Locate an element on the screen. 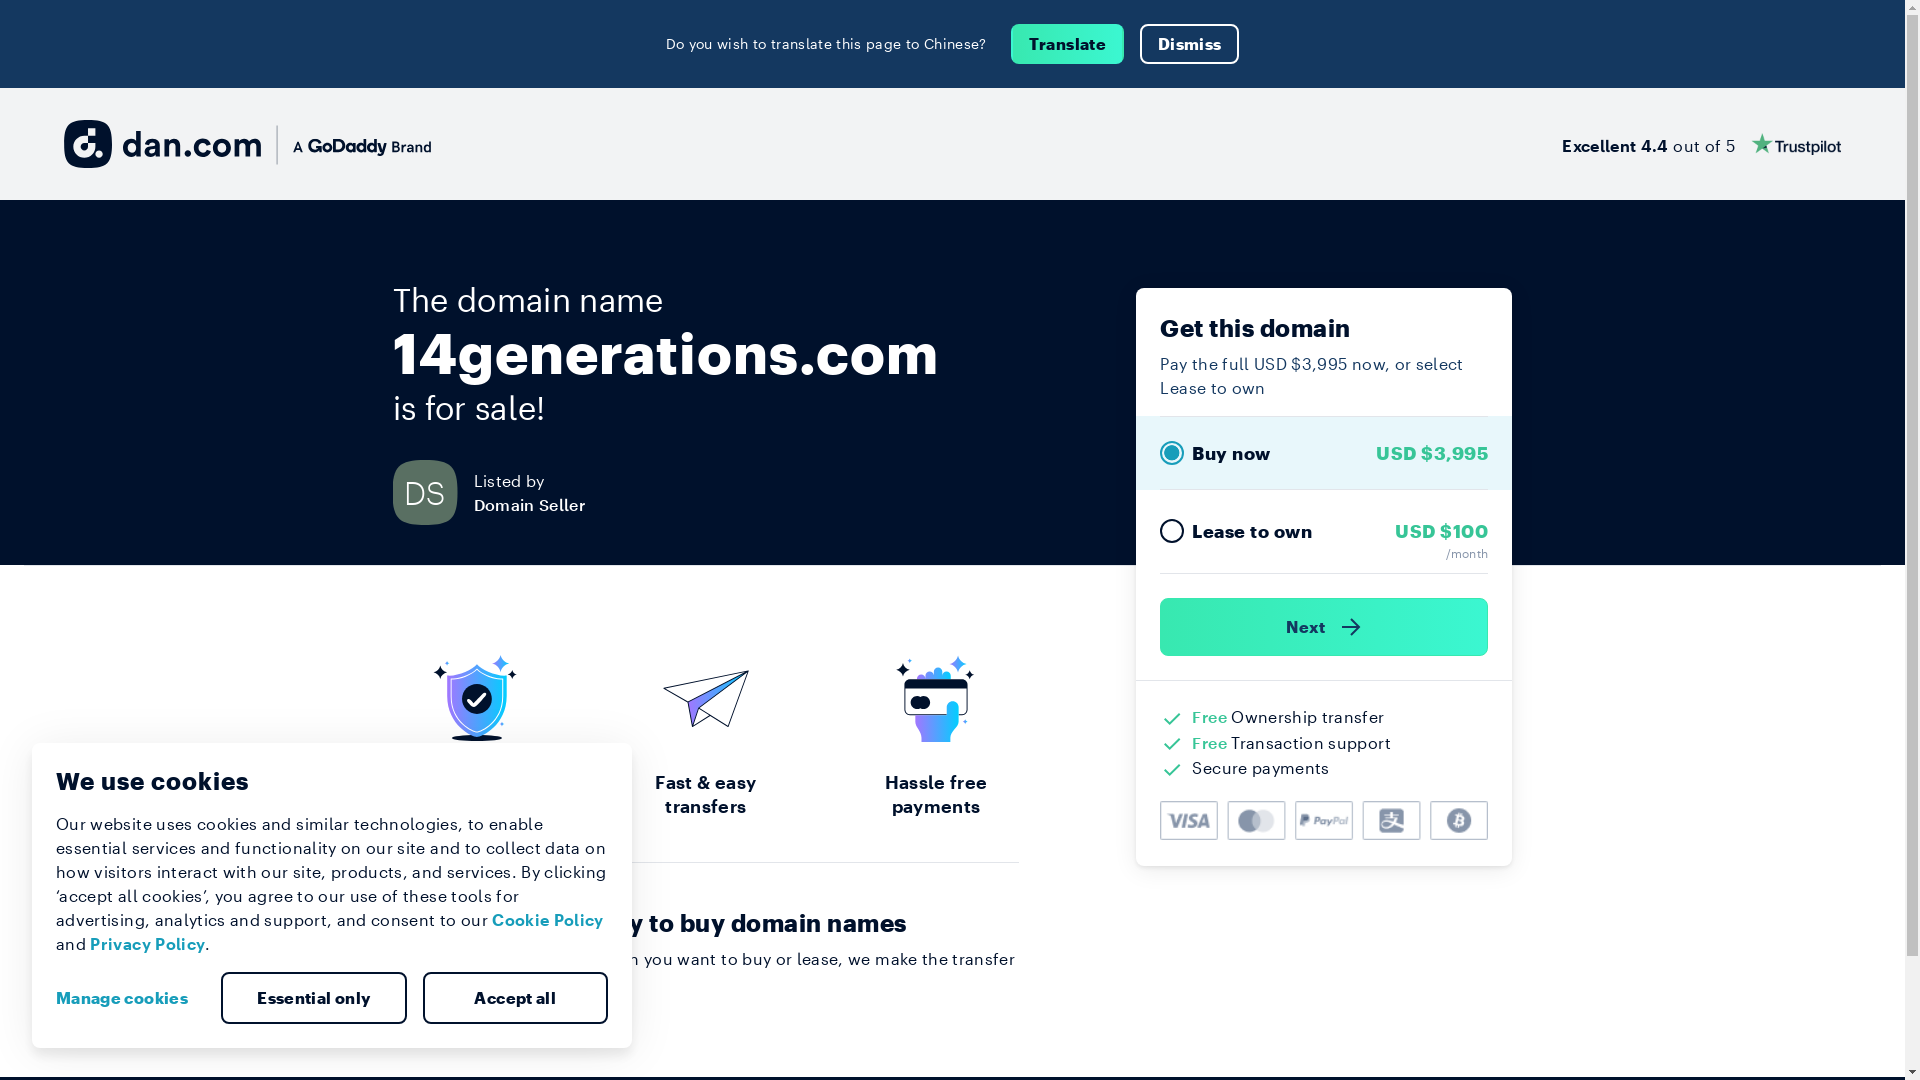  'Translate' is located at coordinates (1066, 43).